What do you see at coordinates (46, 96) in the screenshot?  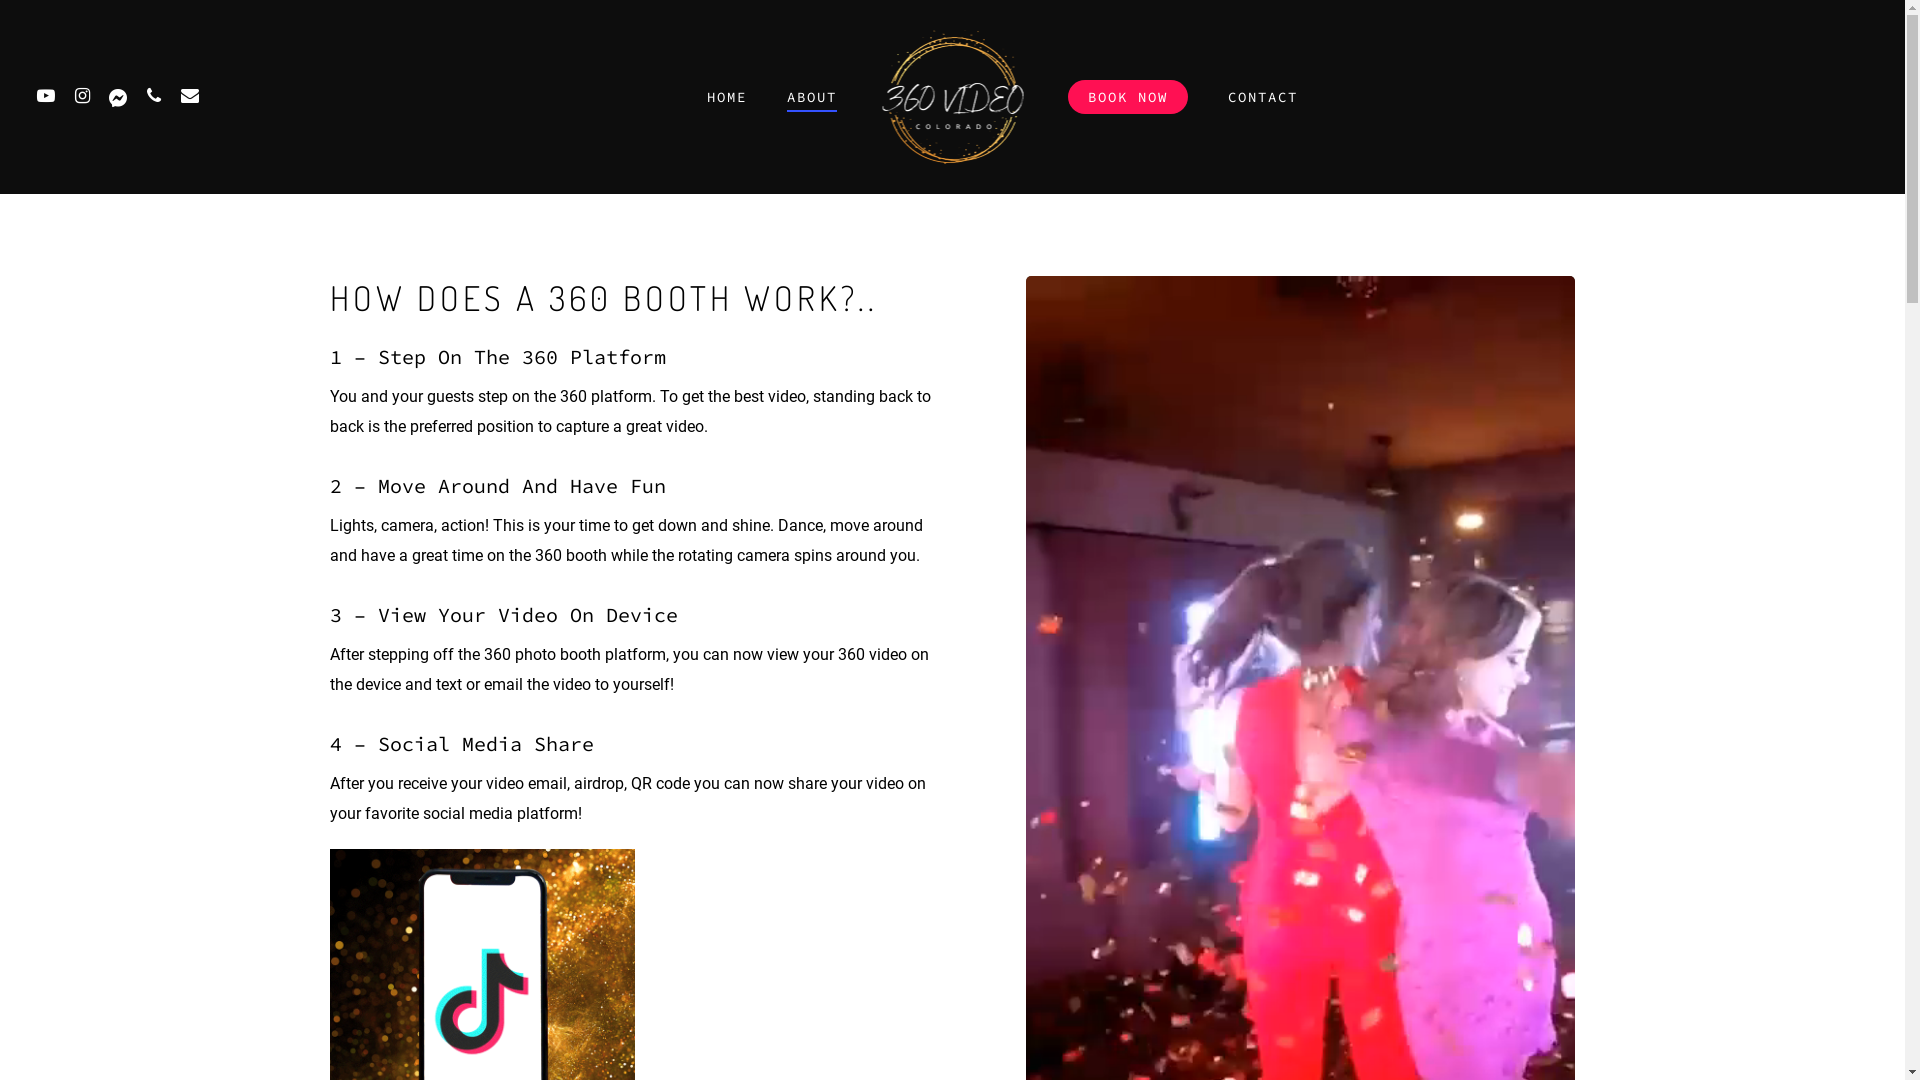 I see `'YOUTUBE'` at bounding box center [46, 96].